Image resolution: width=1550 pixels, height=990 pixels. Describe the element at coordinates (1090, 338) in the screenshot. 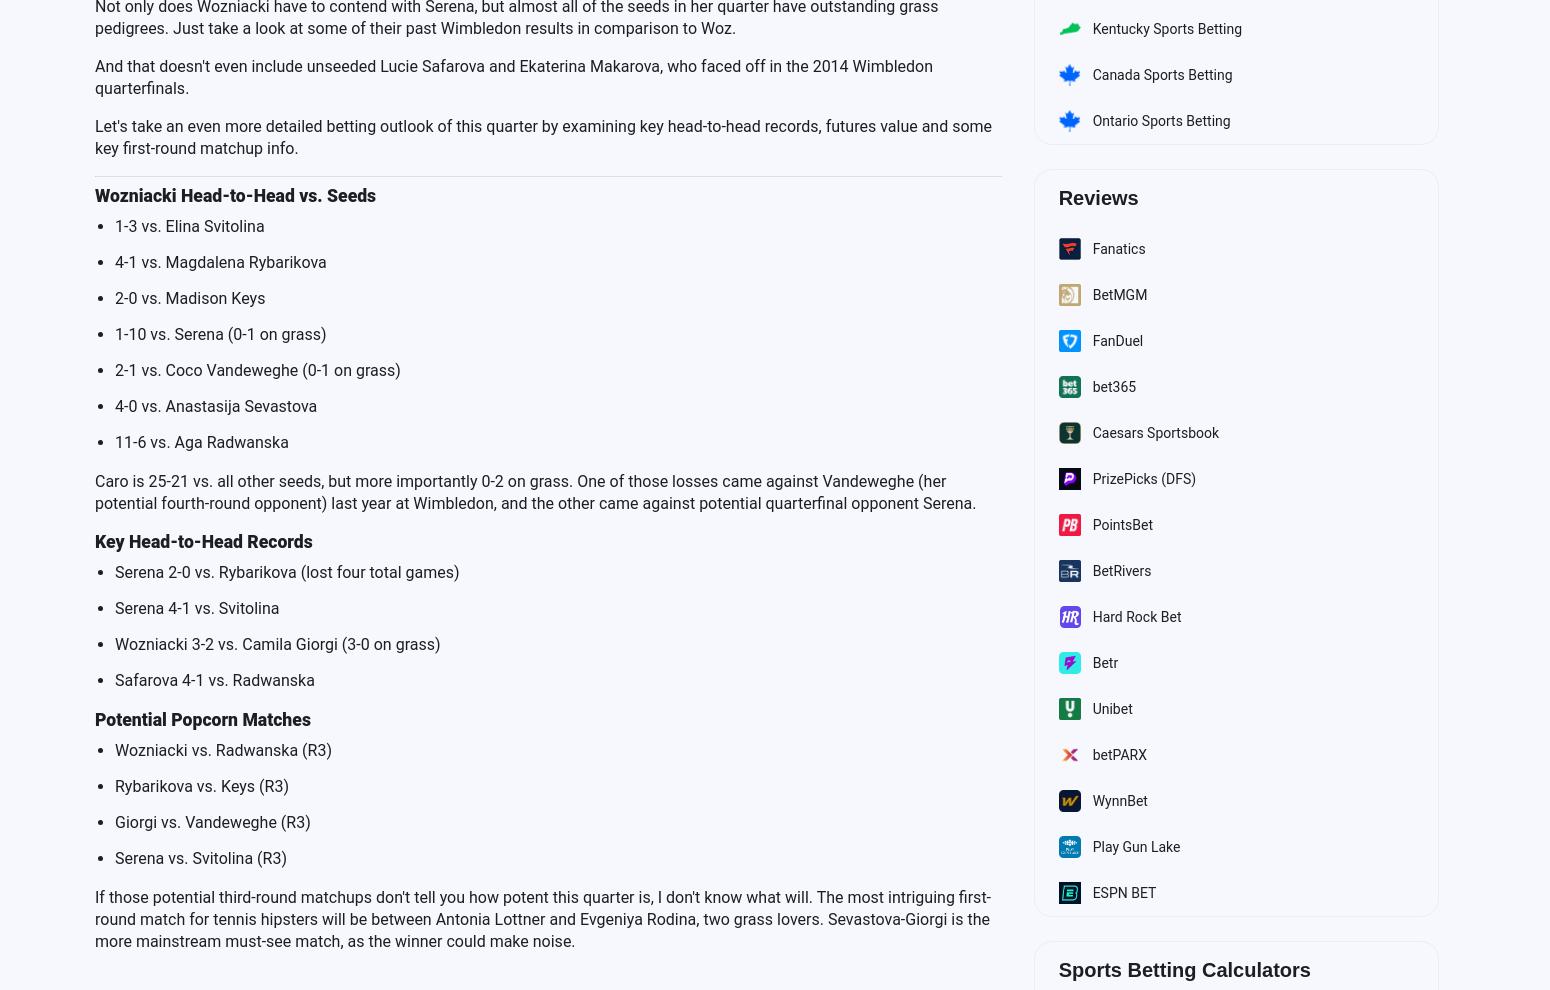

I see `'FanDuel'` at that location.